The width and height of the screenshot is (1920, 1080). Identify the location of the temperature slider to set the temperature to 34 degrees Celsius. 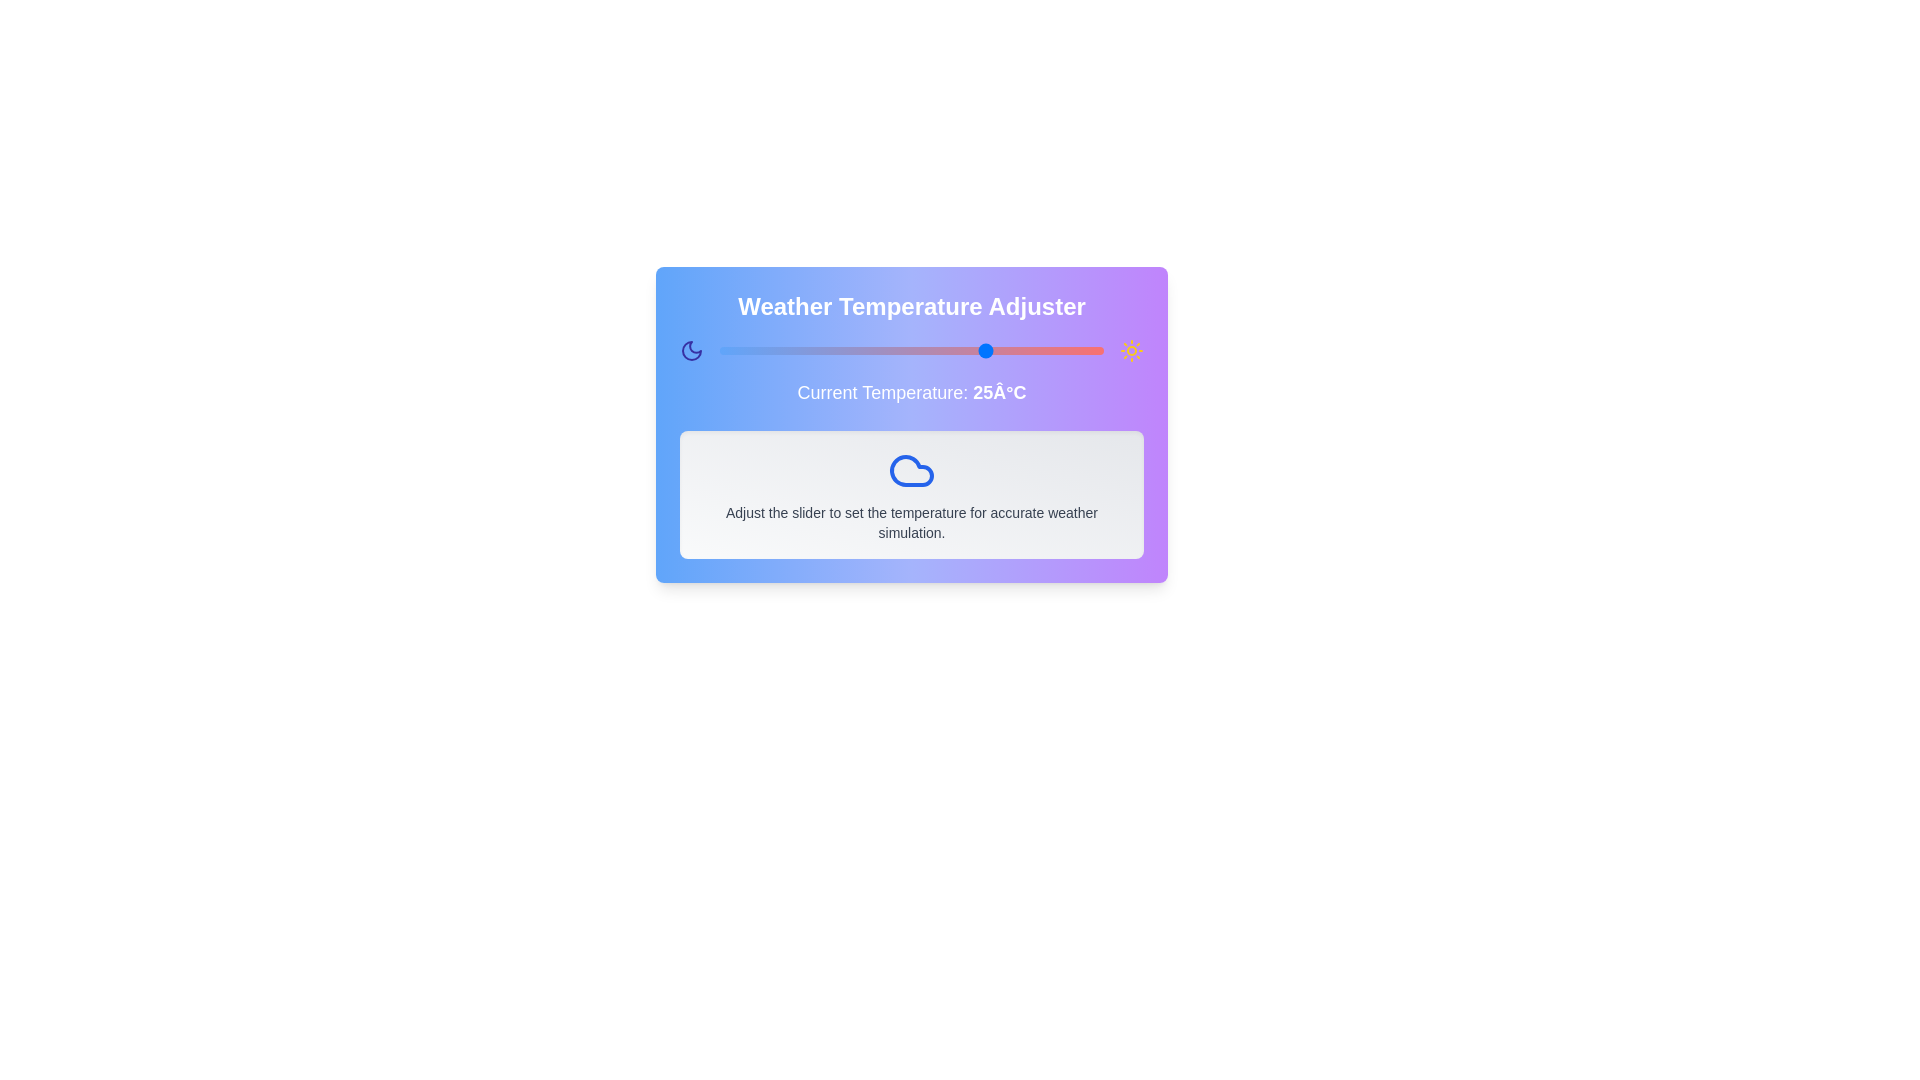
(1056, 350).